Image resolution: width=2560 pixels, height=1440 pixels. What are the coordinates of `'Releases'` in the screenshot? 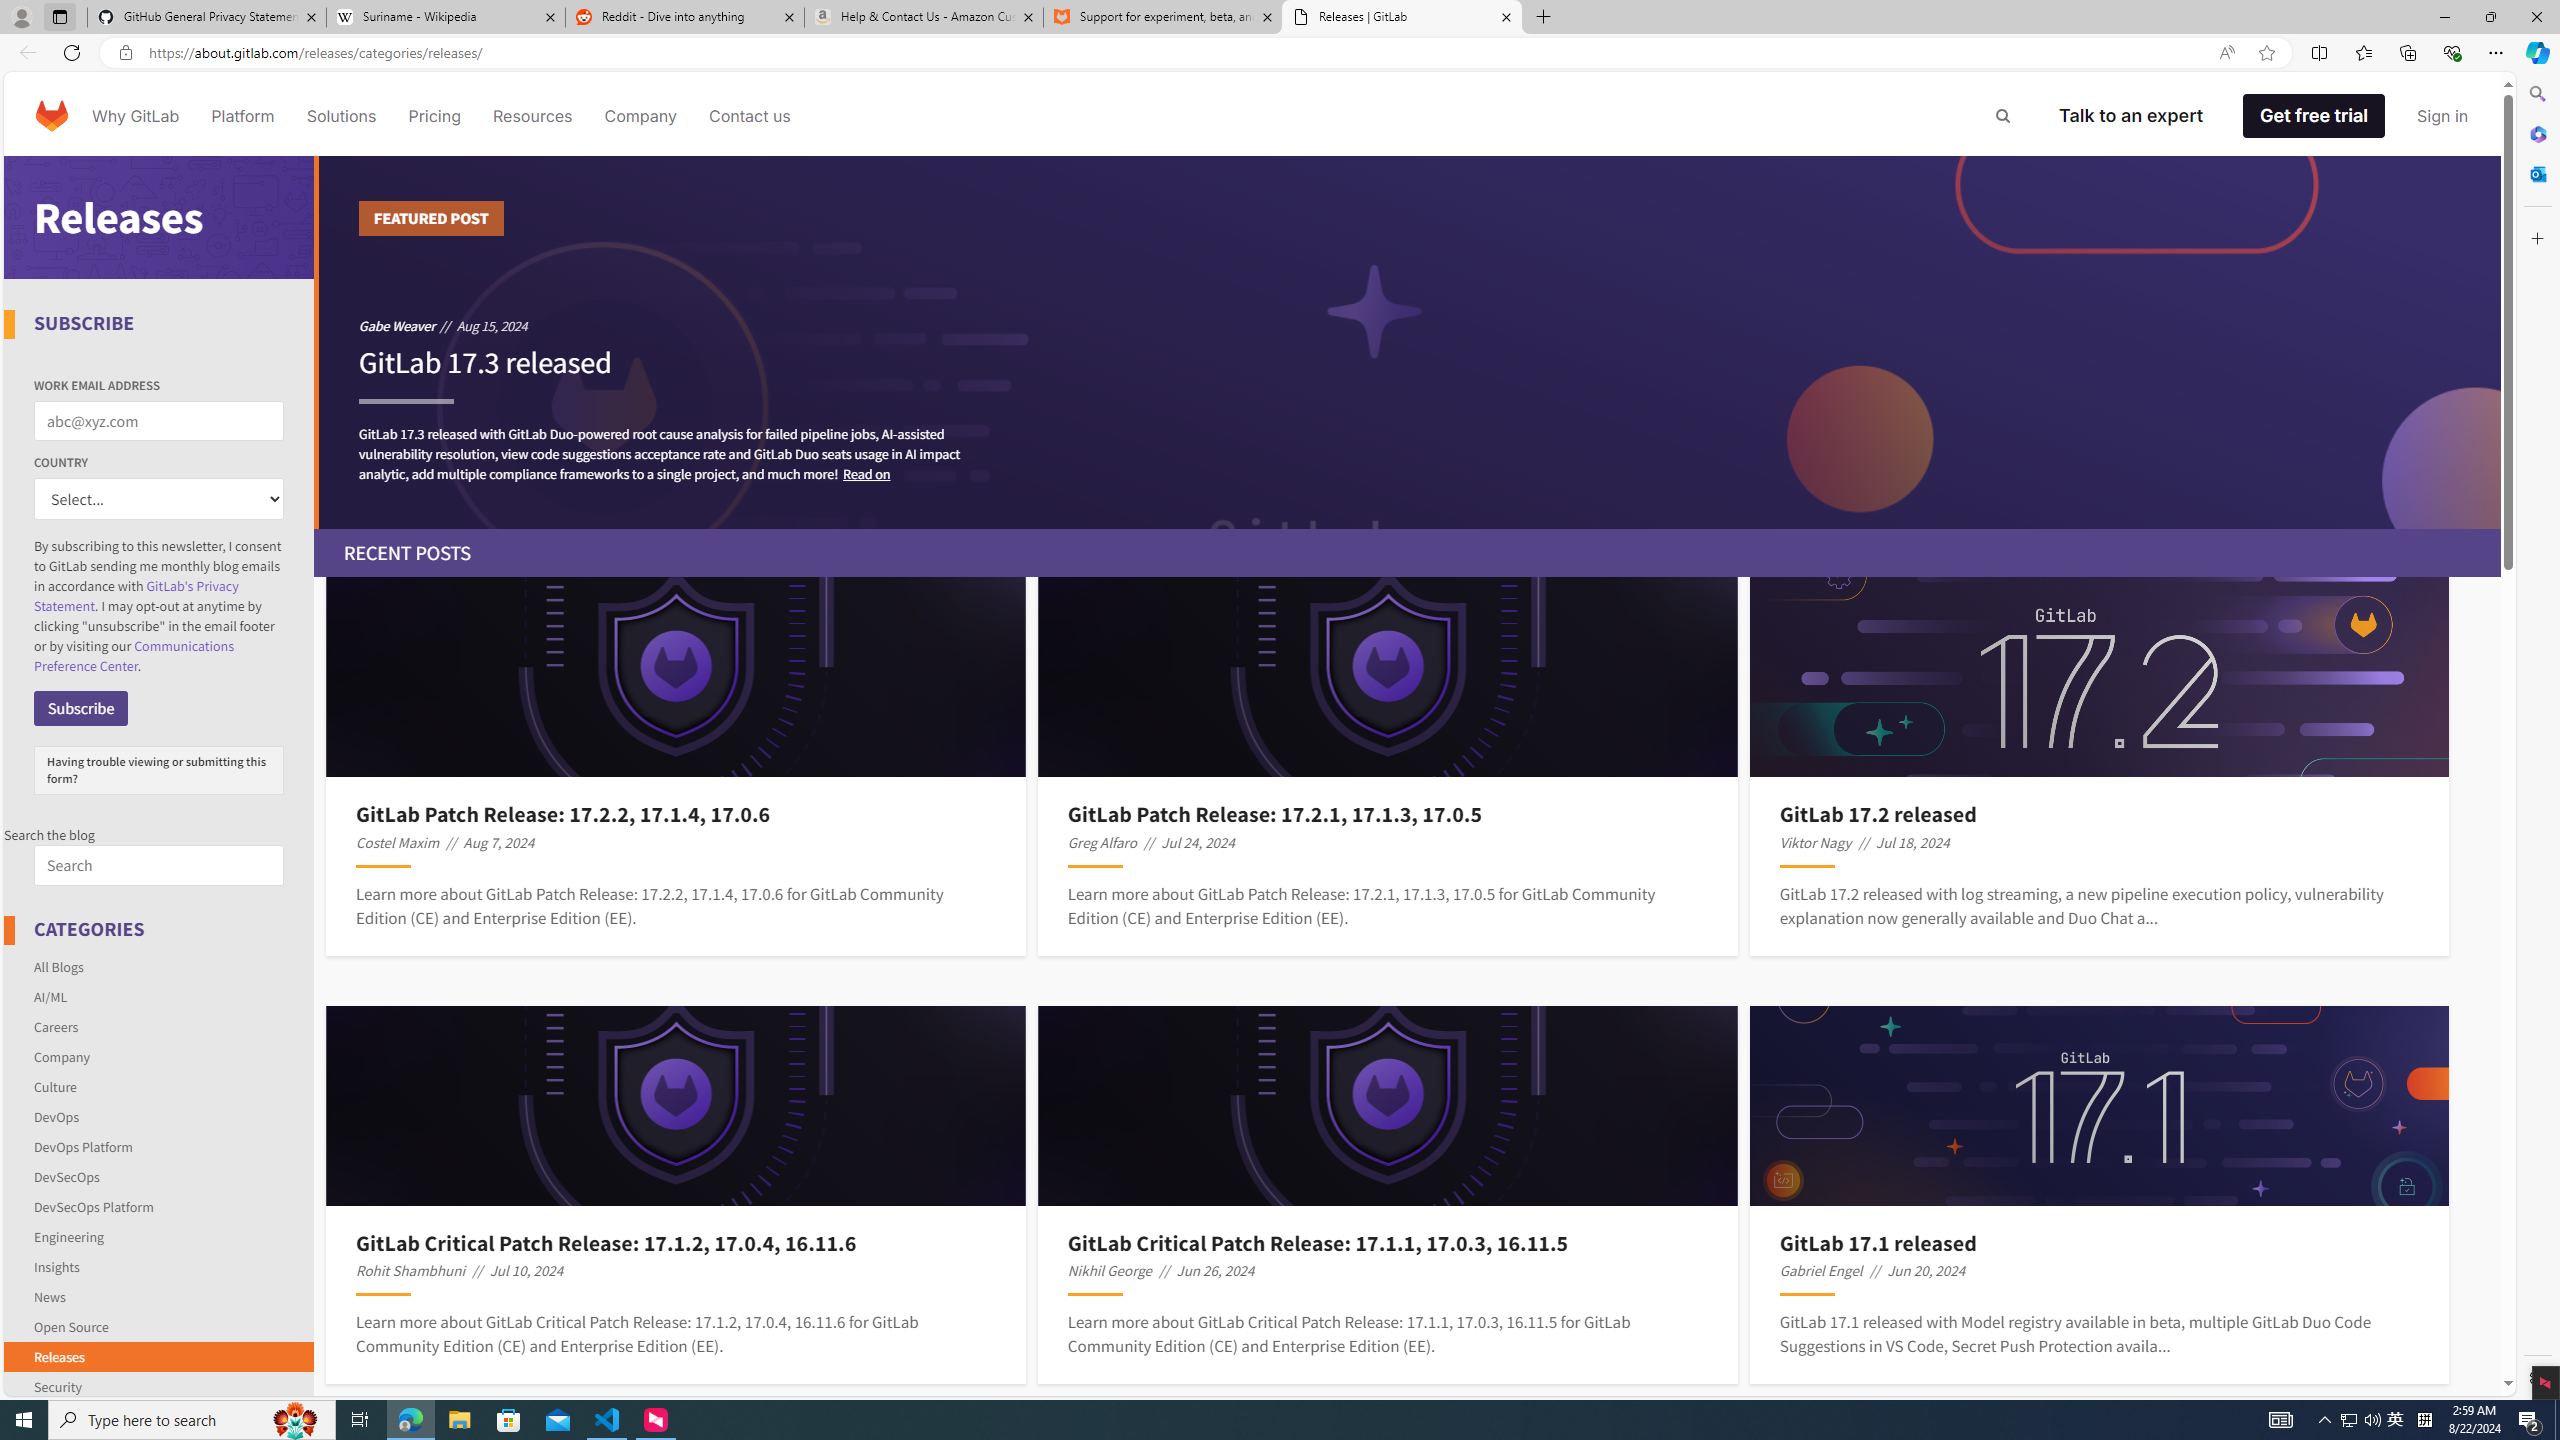 It's located at (159, 1355).